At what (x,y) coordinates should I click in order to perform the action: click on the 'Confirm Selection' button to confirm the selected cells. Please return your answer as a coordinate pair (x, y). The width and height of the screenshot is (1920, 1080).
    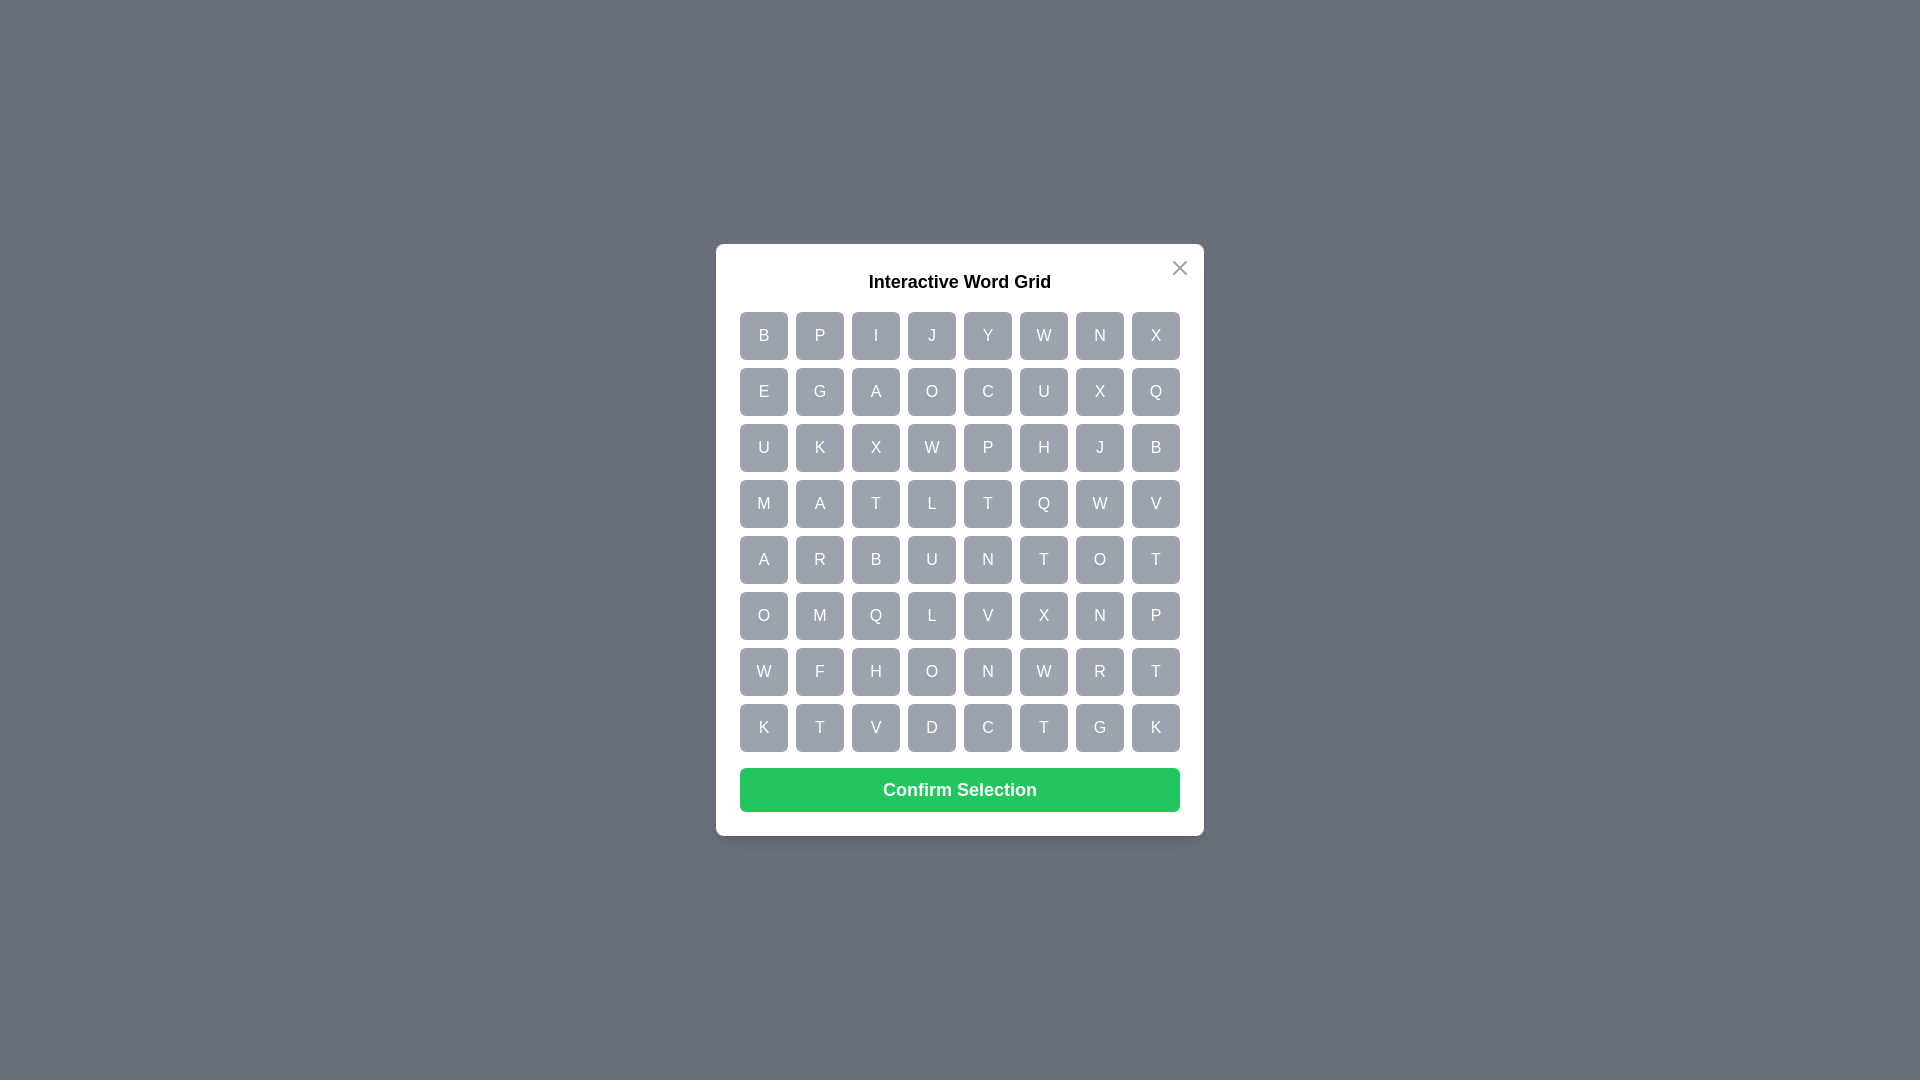
    Looking at the image, I should click on (960, 789).